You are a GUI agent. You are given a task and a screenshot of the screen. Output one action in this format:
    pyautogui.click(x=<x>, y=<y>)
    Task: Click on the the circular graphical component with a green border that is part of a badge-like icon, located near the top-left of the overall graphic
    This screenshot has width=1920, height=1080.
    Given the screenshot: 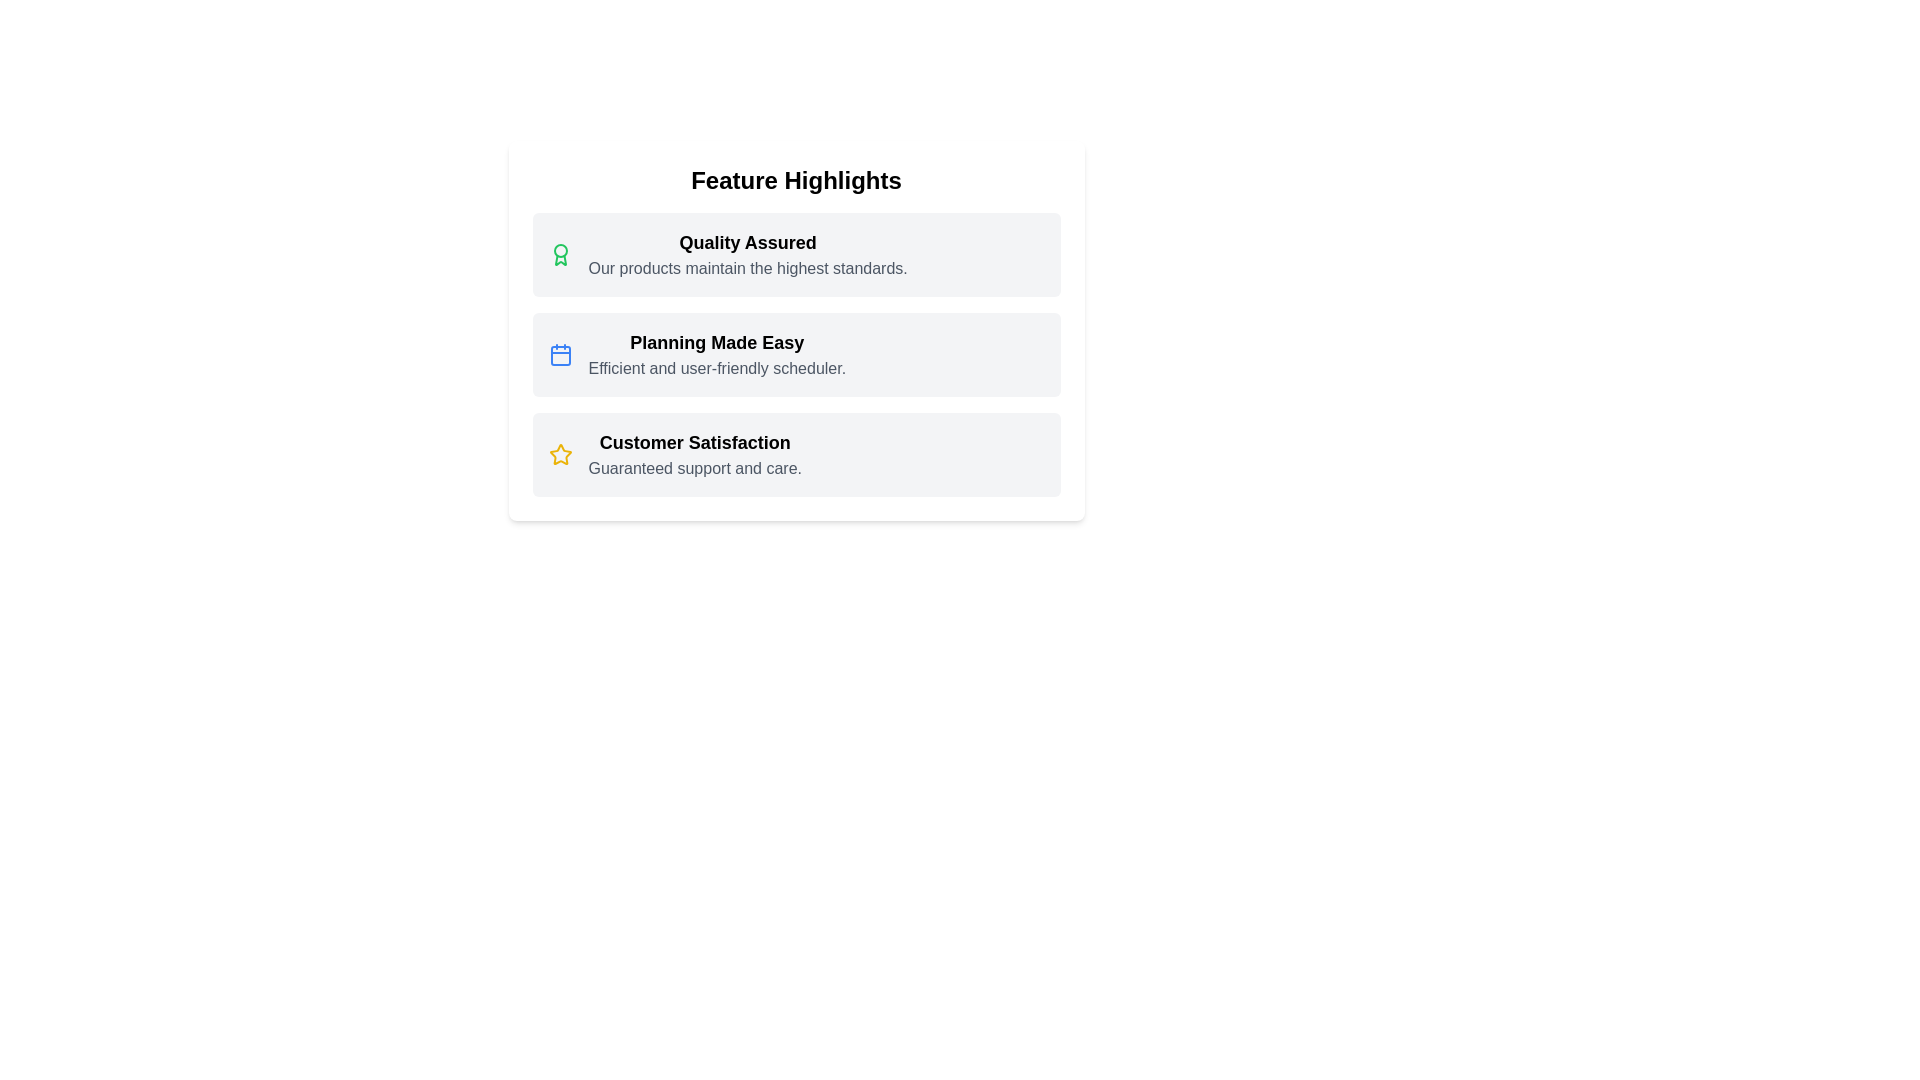 What is the action you would take?
    pyautogui.click(x=560, y=249)
    